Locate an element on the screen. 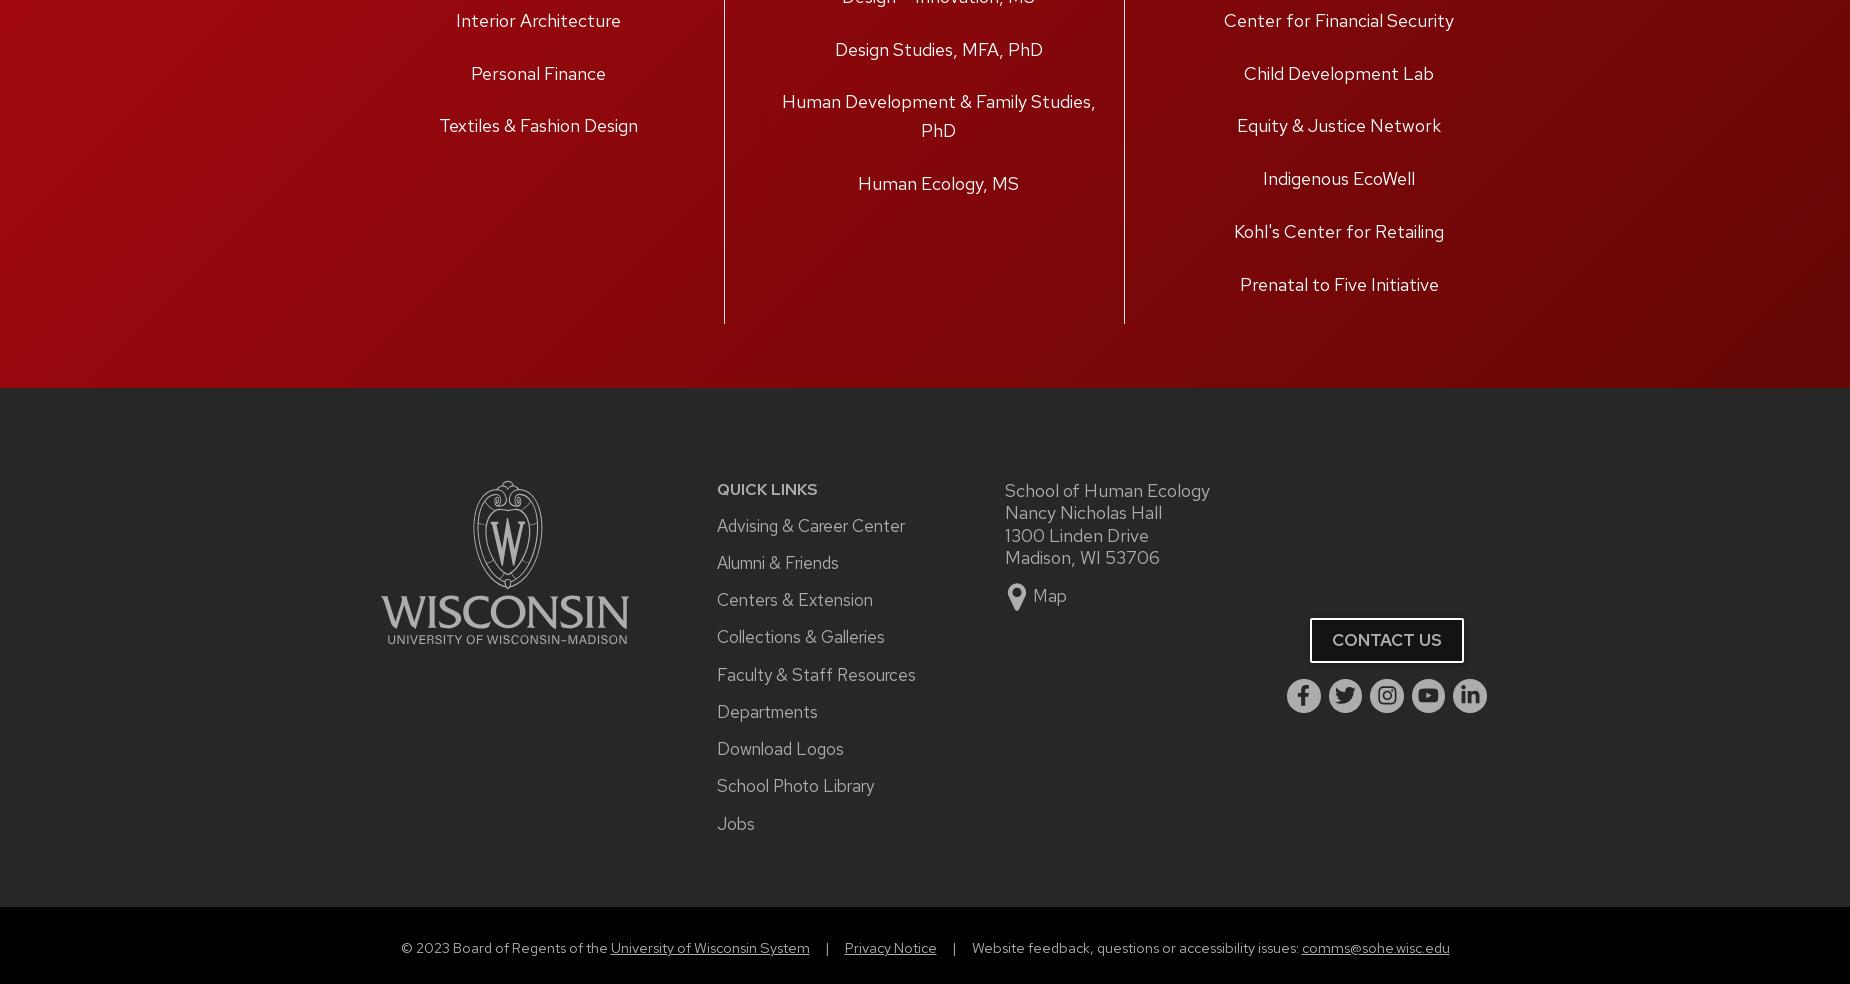 This screenshot has width=1850, height=984. 'Interior Architecture' is located at coordinates (538, 18).